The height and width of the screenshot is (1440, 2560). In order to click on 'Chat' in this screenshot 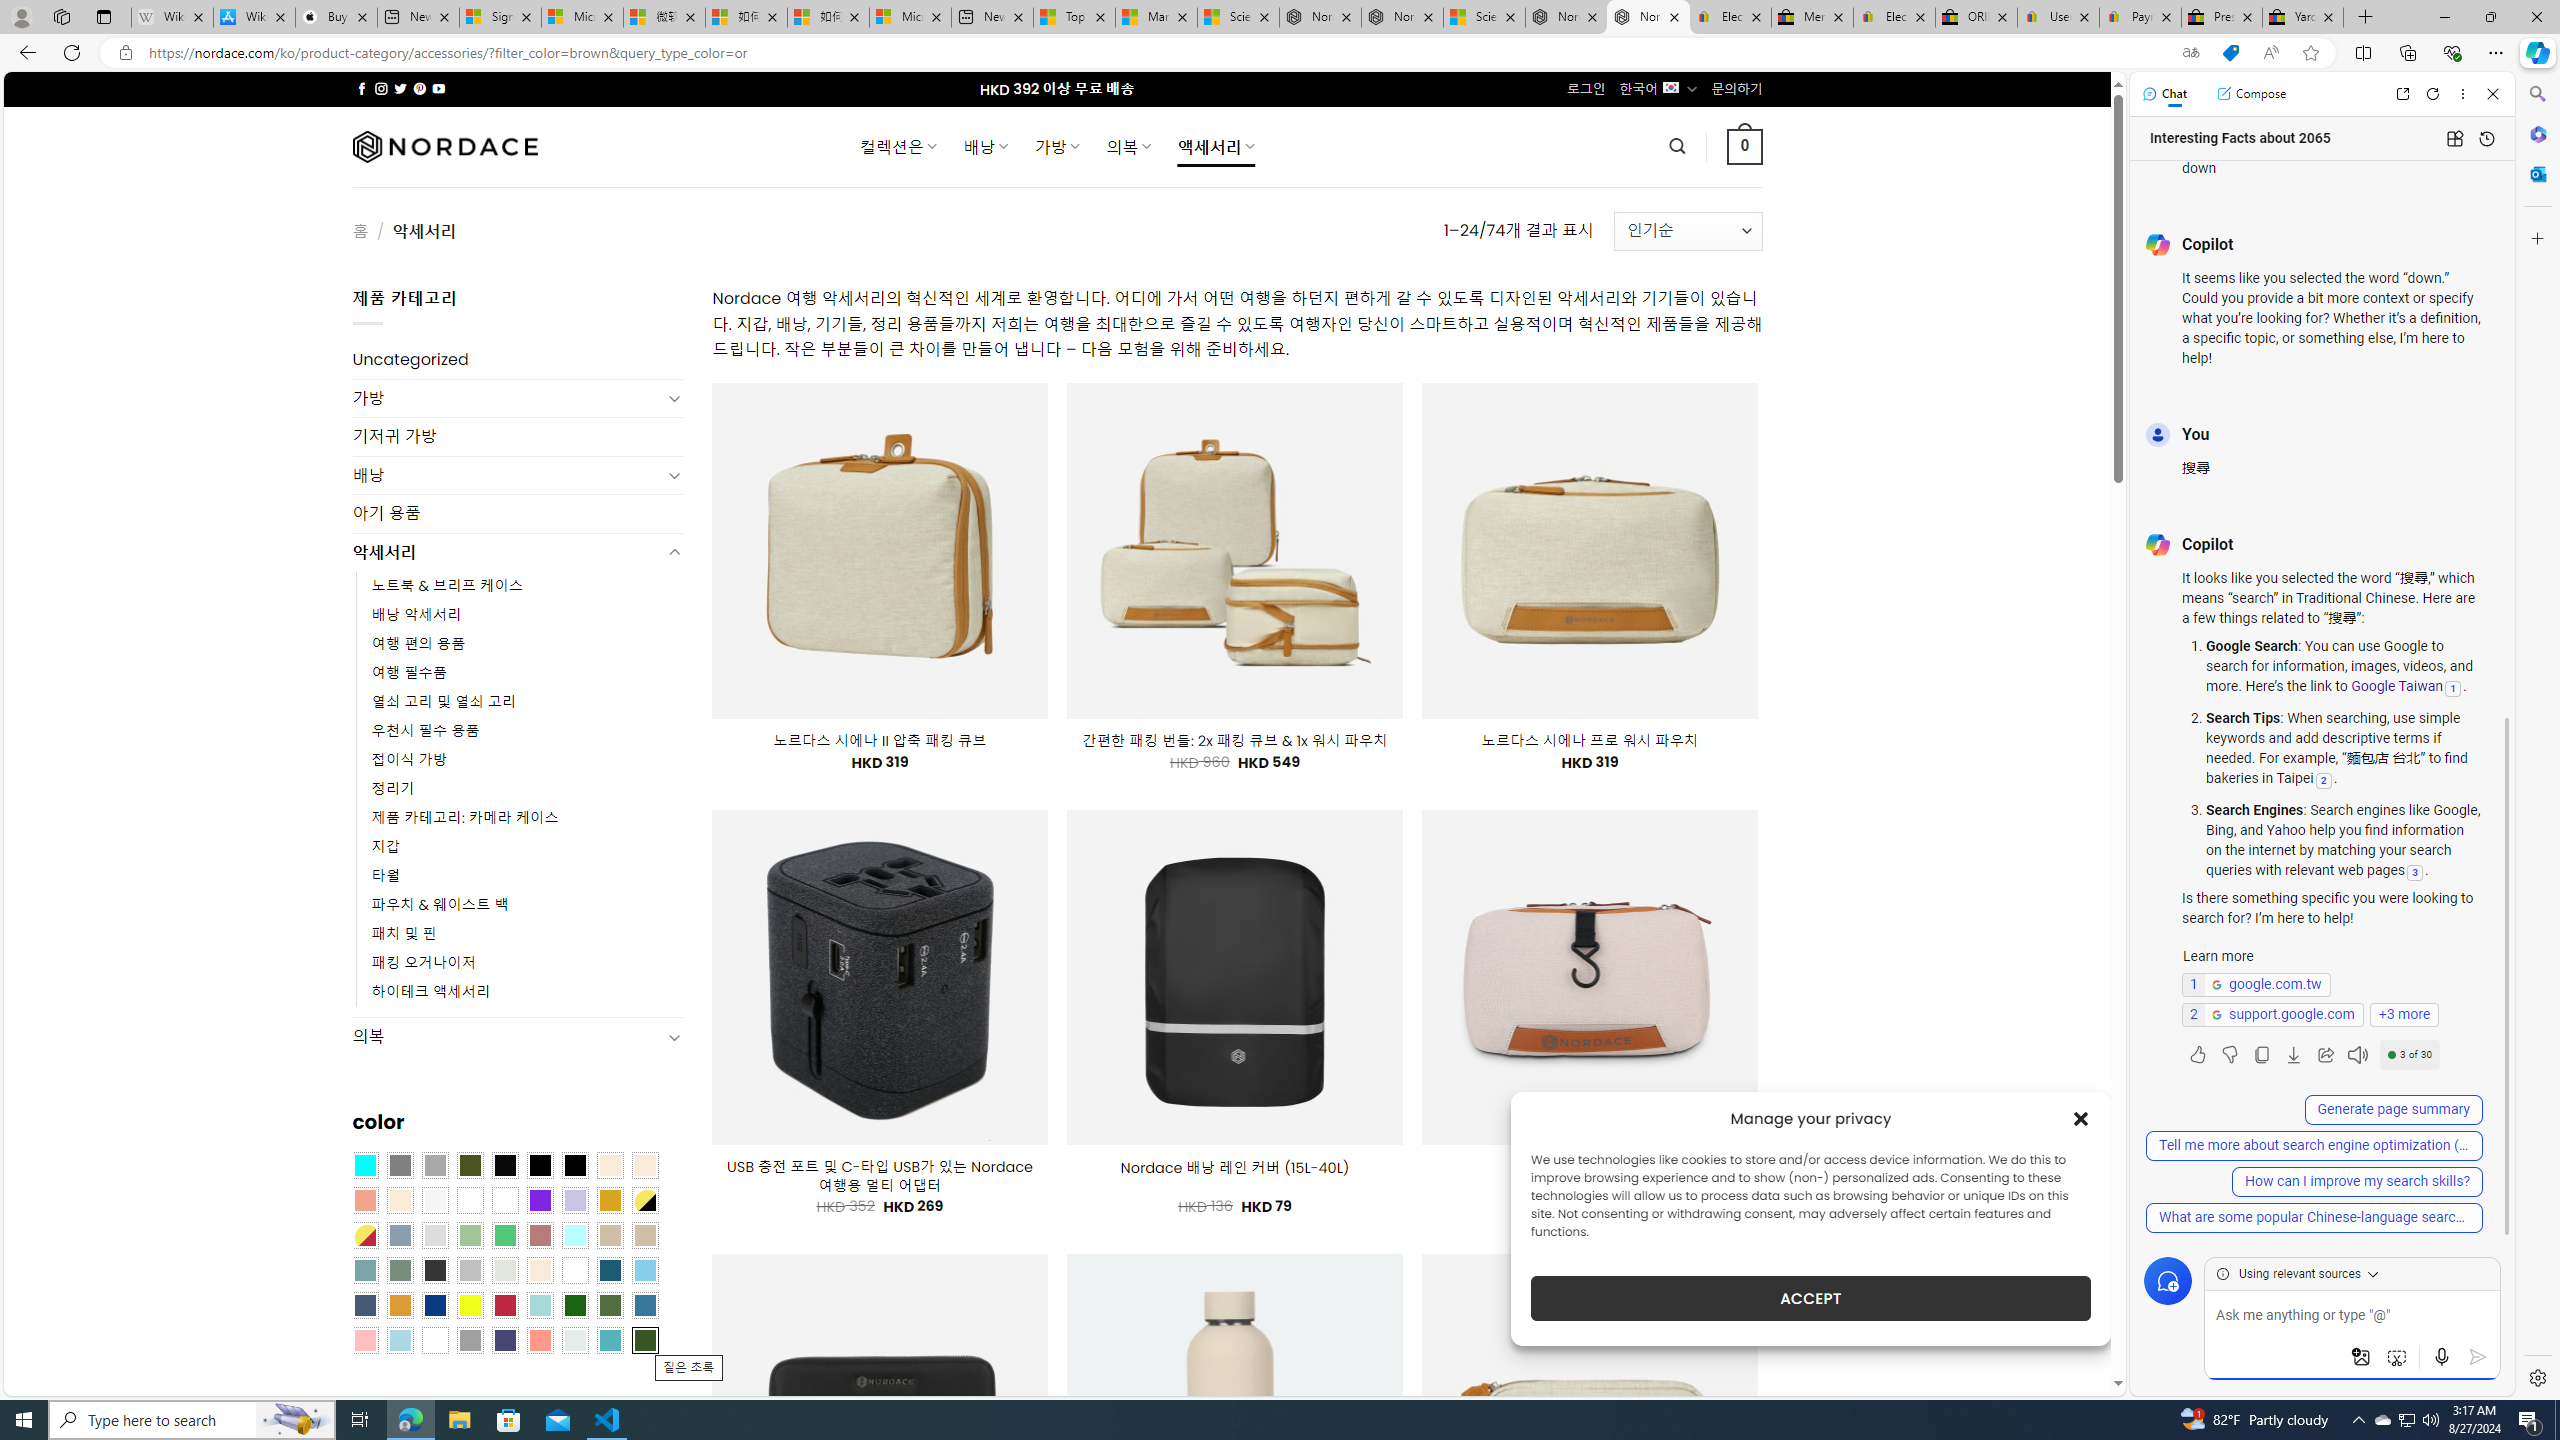, I will do `click(2164, 92)`.